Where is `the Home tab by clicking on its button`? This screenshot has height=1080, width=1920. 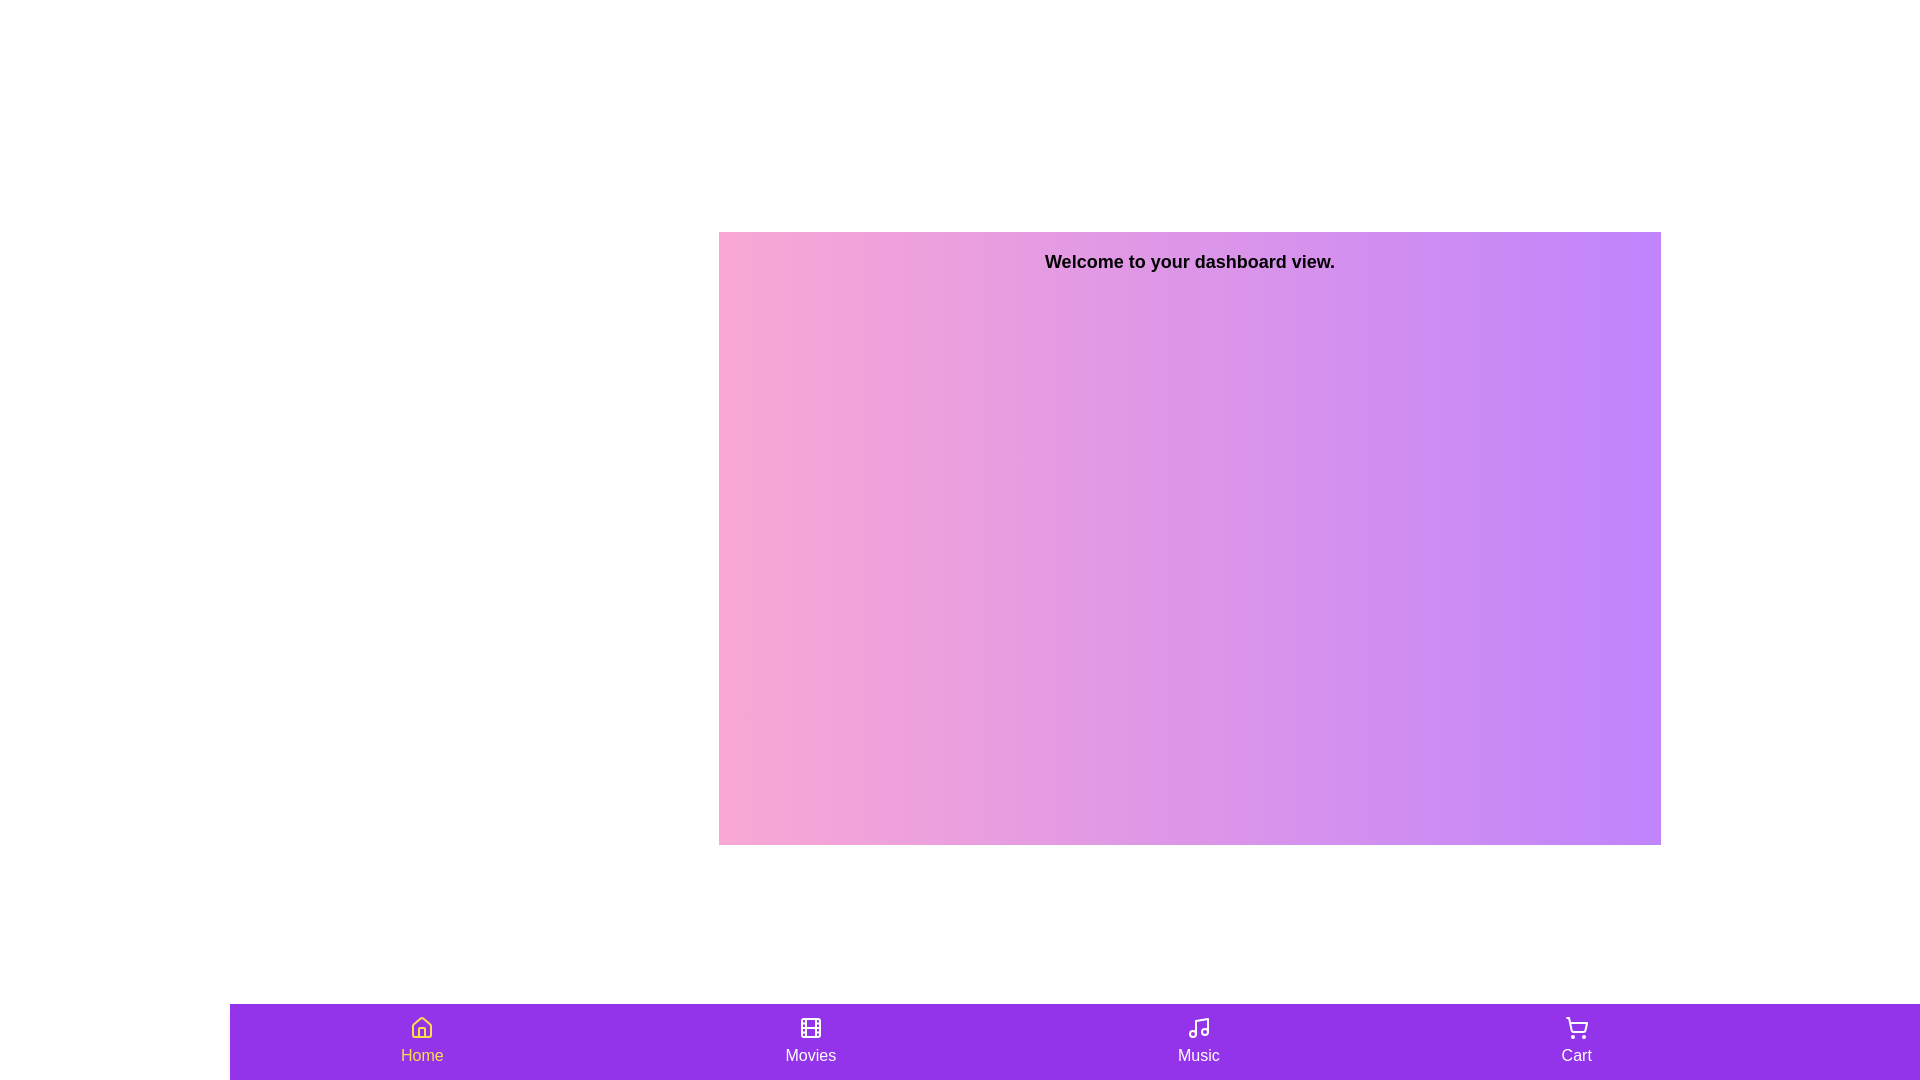 the Home tab by clicking on its button is located at coordinates (421, 1040).